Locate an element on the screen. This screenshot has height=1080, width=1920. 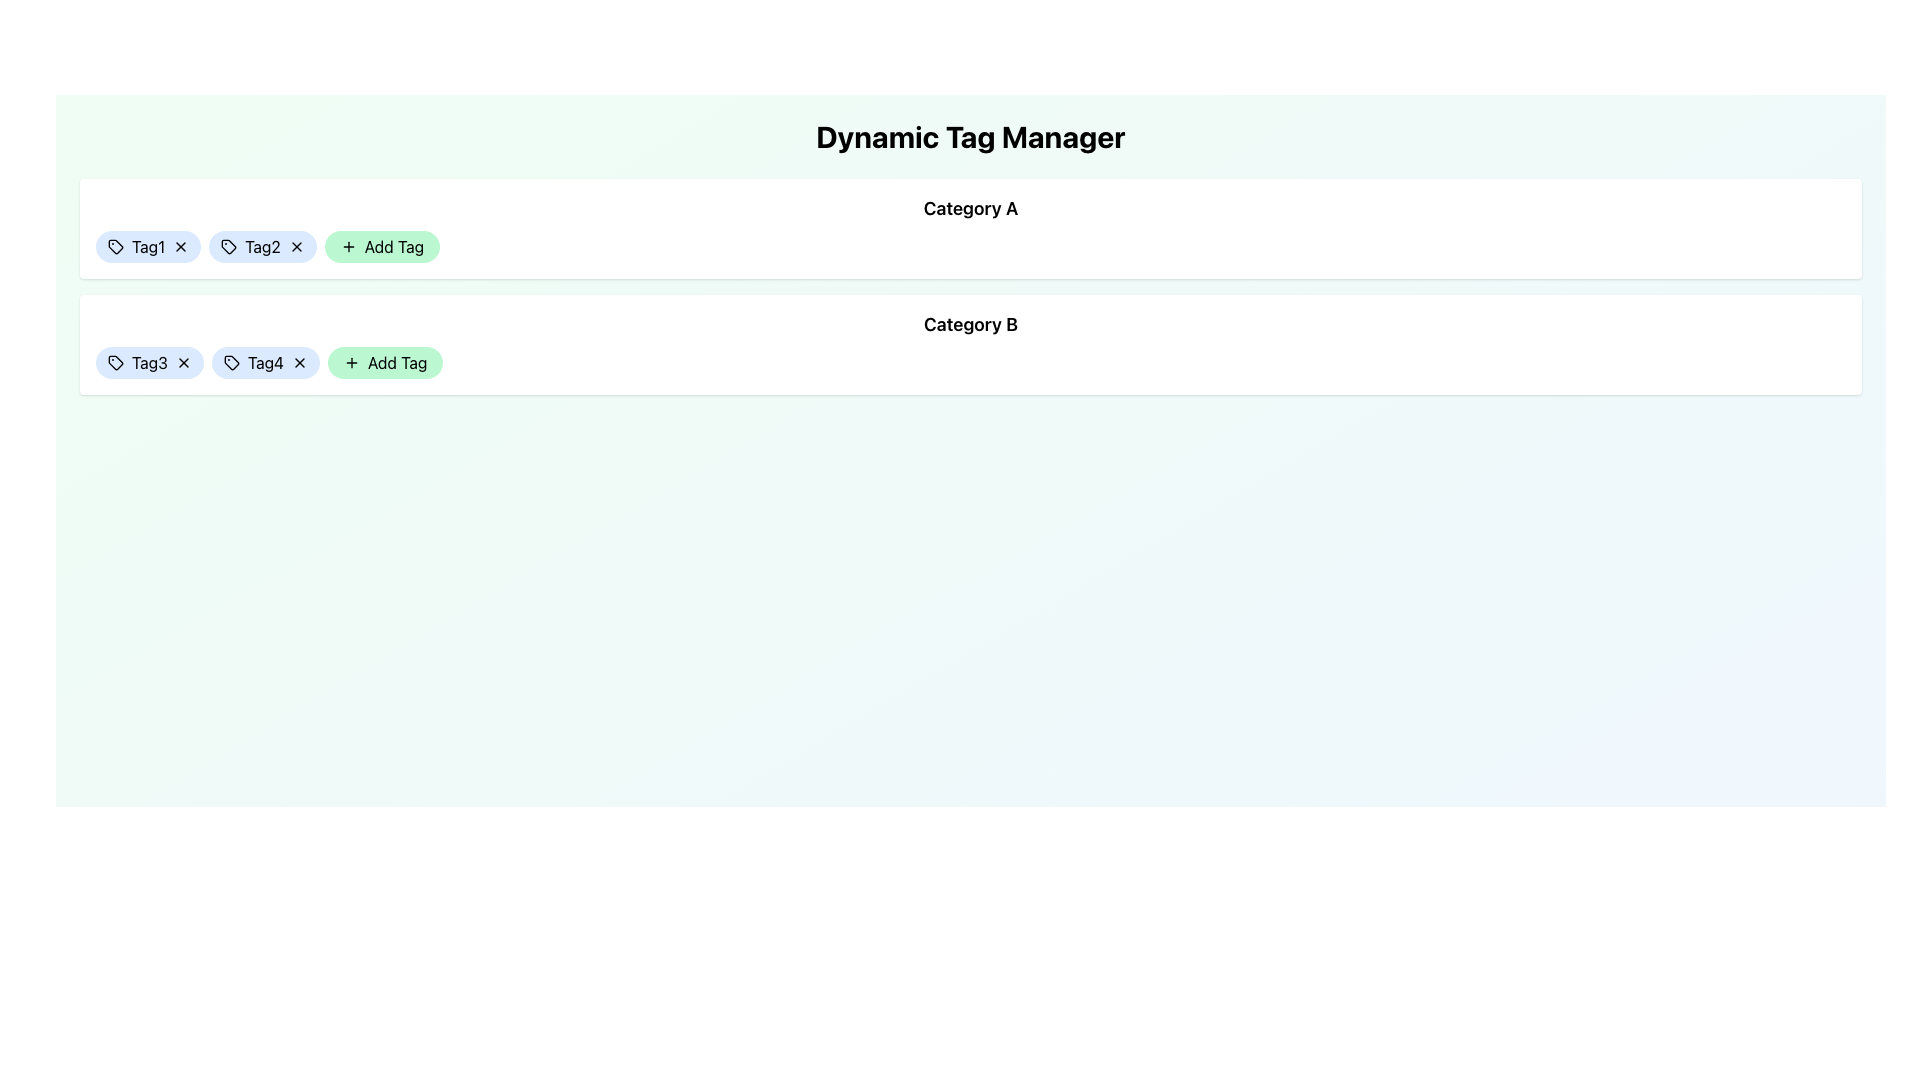
the 'X' icon on the Tag2 element is located at coordinates (262, 245).